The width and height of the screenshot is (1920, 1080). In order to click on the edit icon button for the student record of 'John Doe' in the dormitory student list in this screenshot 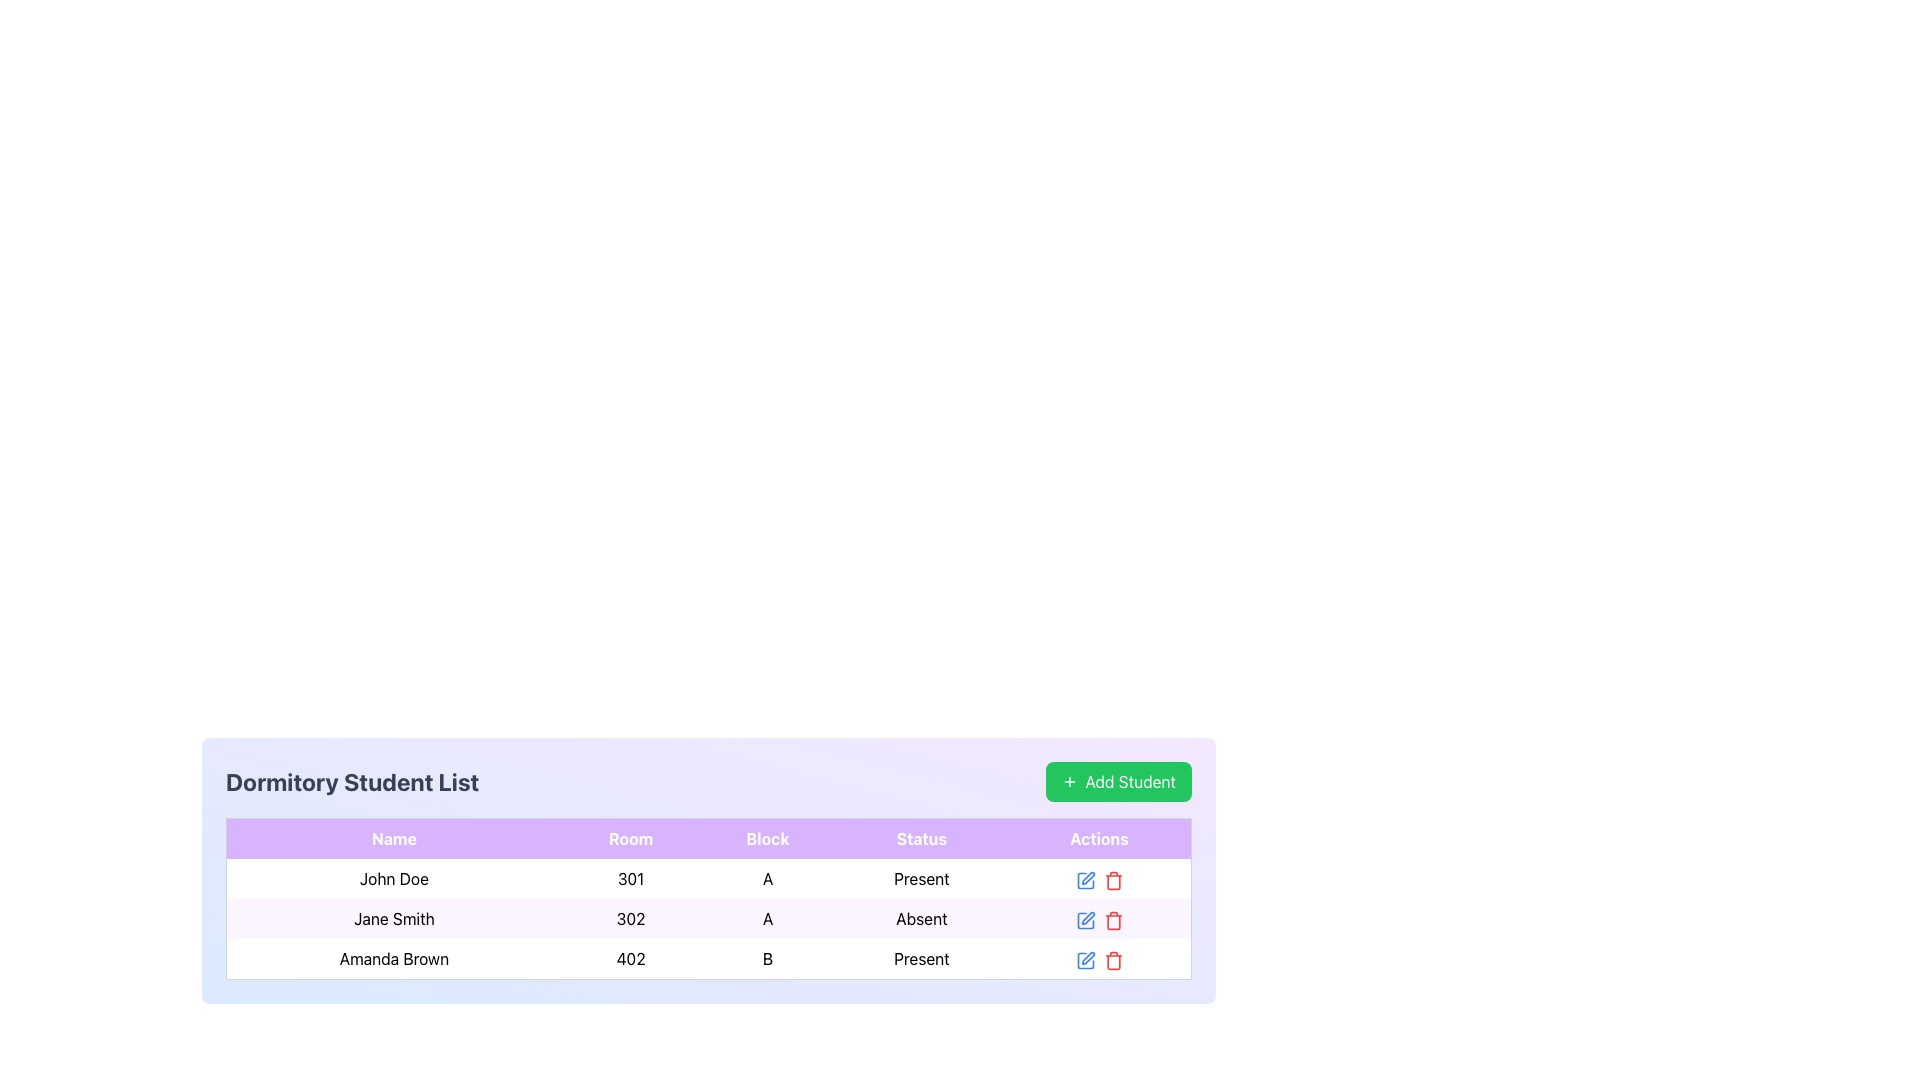, I will do `click(1084, 879)`.